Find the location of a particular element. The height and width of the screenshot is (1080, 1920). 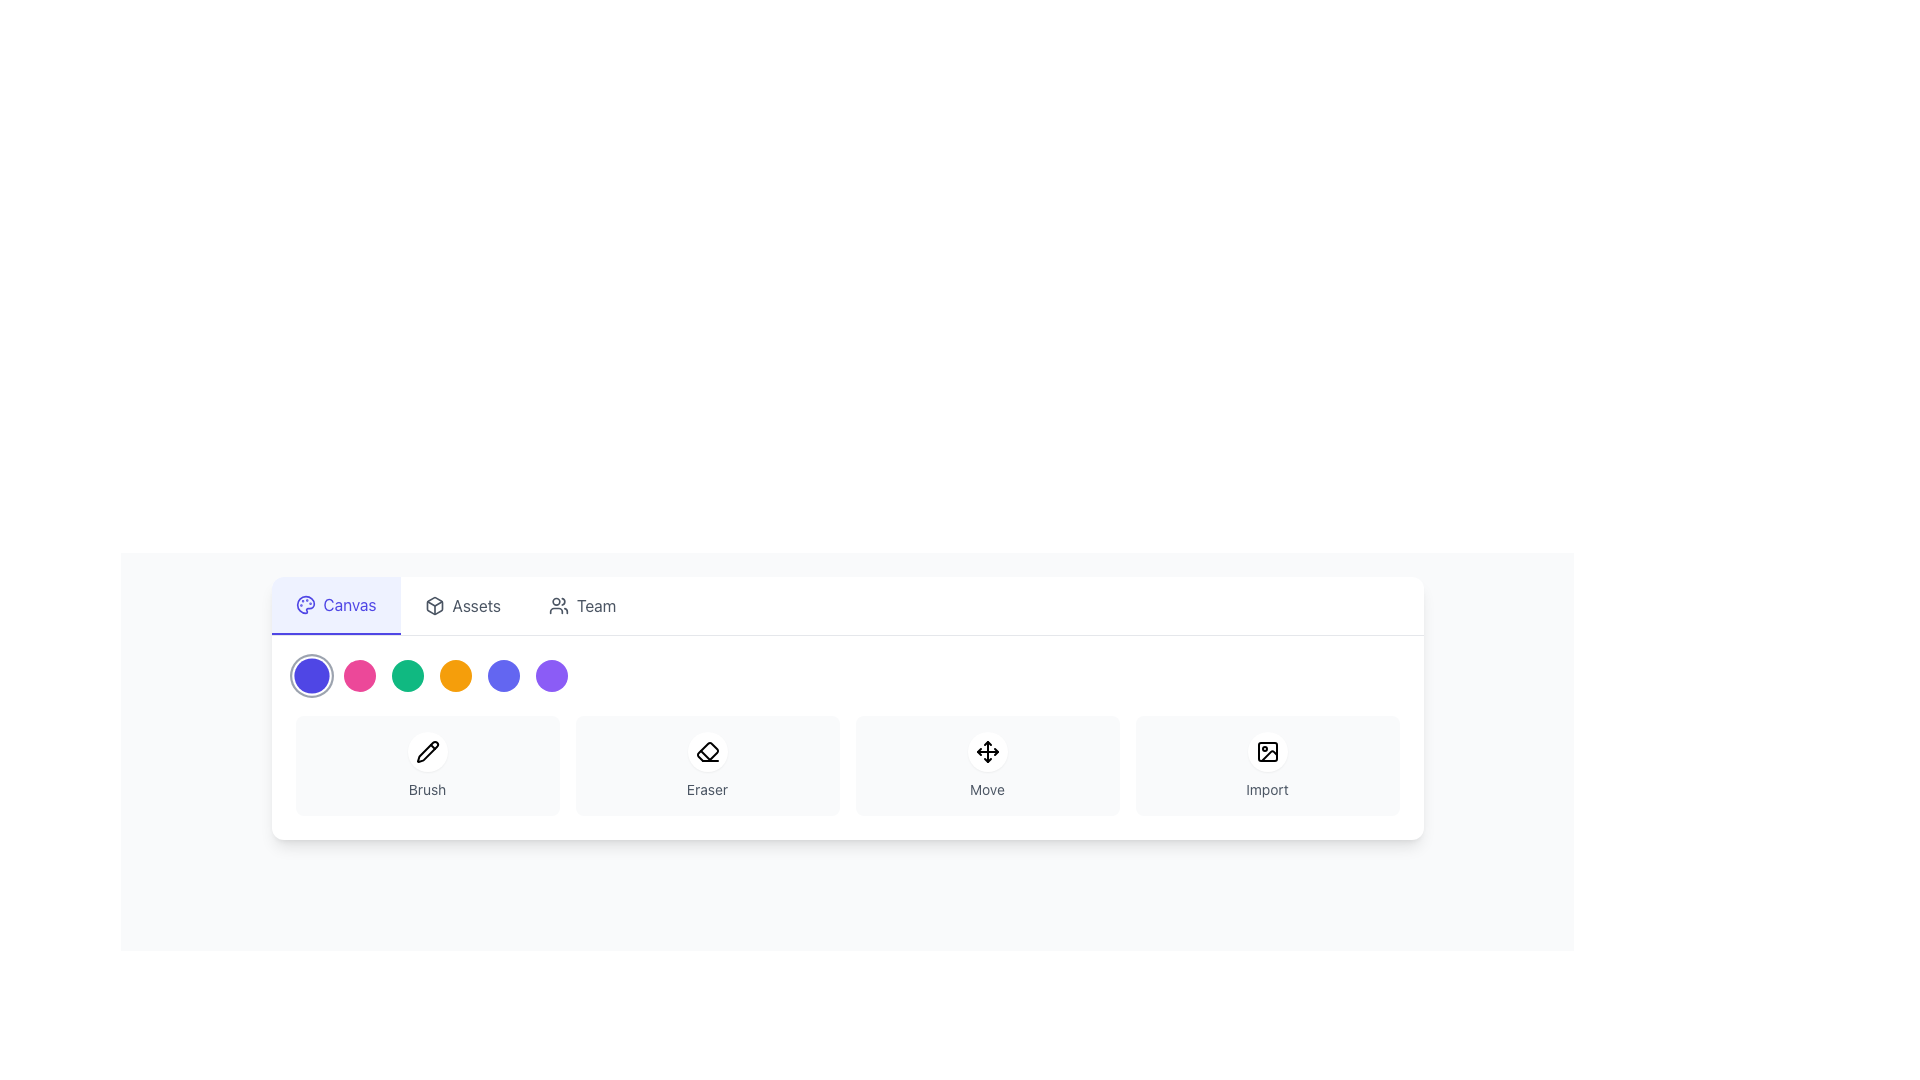

the 'Team' icon located on the left side of the 'Team' tab in the navigation bar is located at coordinates (559, 604).